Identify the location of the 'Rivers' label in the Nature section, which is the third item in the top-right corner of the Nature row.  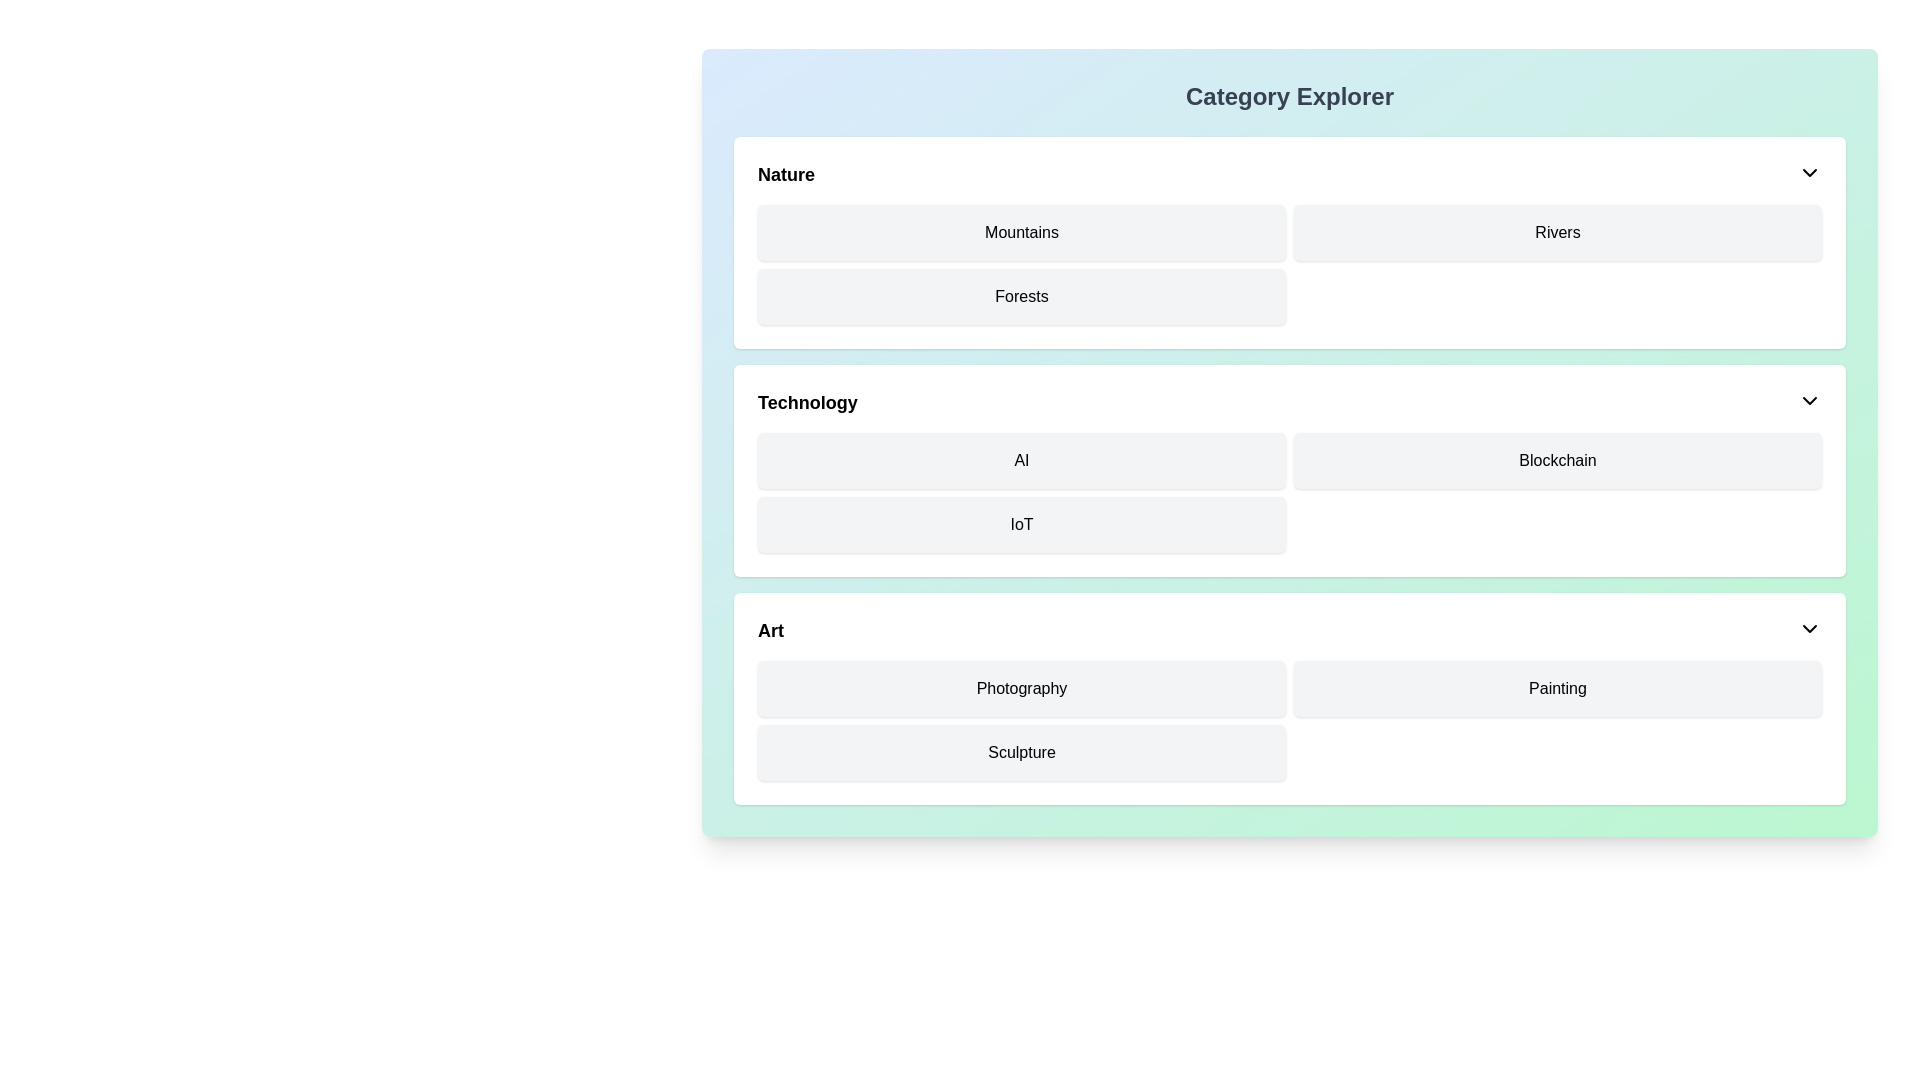
(1557, 231).